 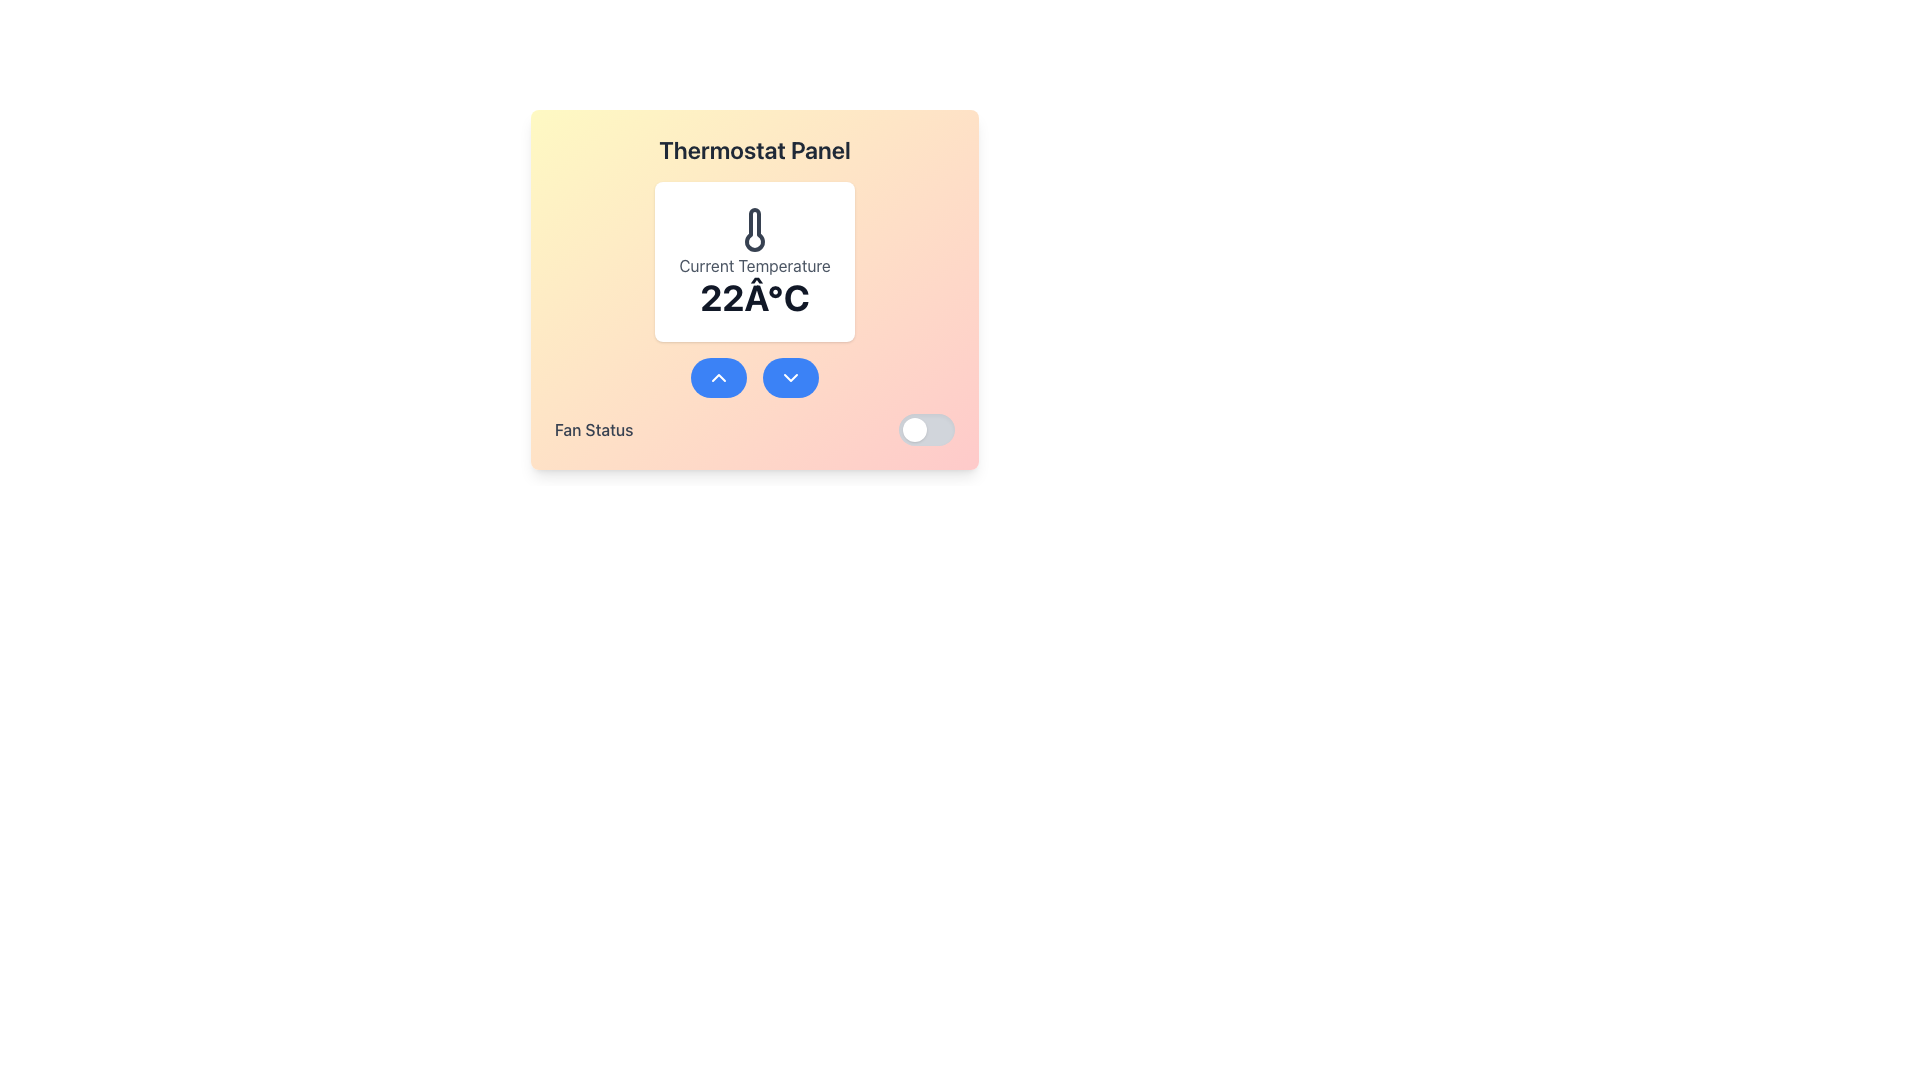 I want to click on the left button of the dual button component, so click(x=753, y=378).